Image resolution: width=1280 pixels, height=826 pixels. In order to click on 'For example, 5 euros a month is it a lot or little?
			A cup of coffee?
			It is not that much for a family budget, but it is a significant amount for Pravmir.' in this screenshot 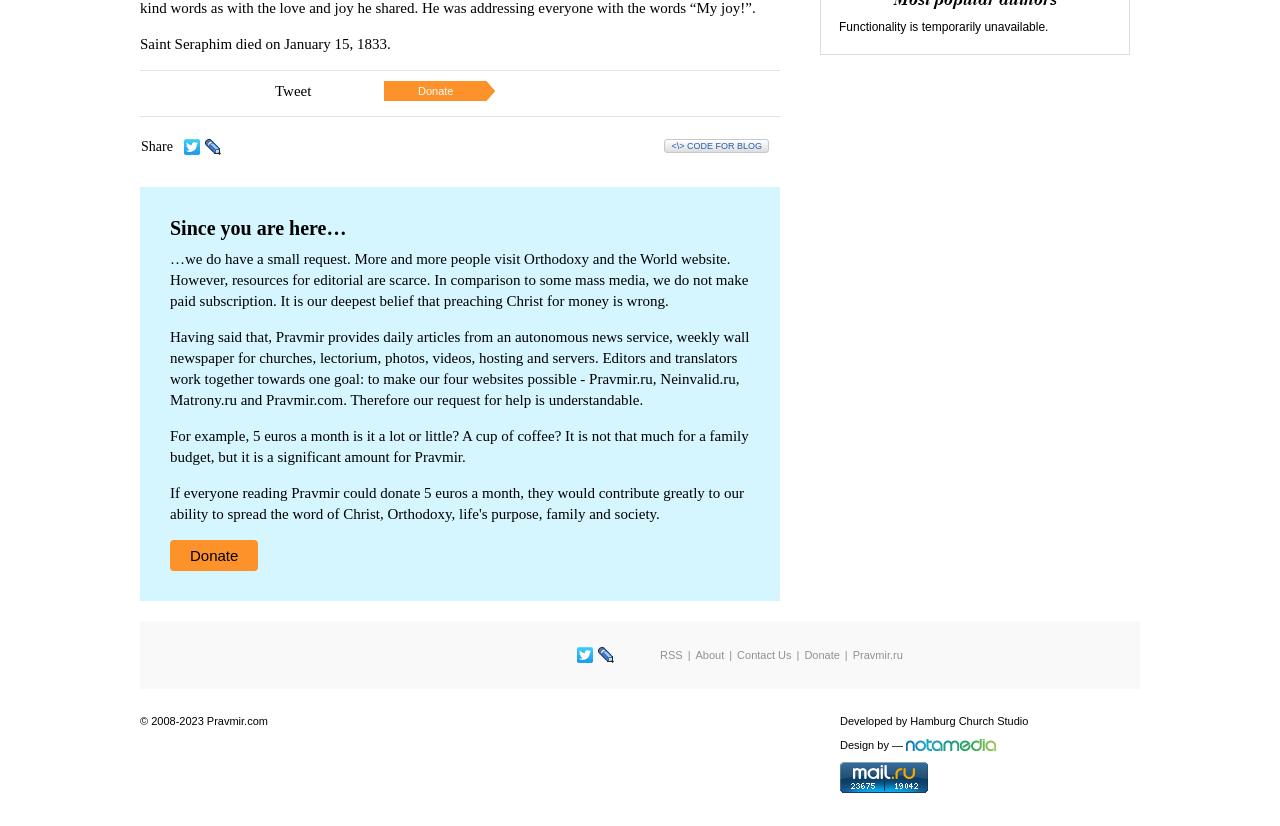, I will do `click(458, 445)`.